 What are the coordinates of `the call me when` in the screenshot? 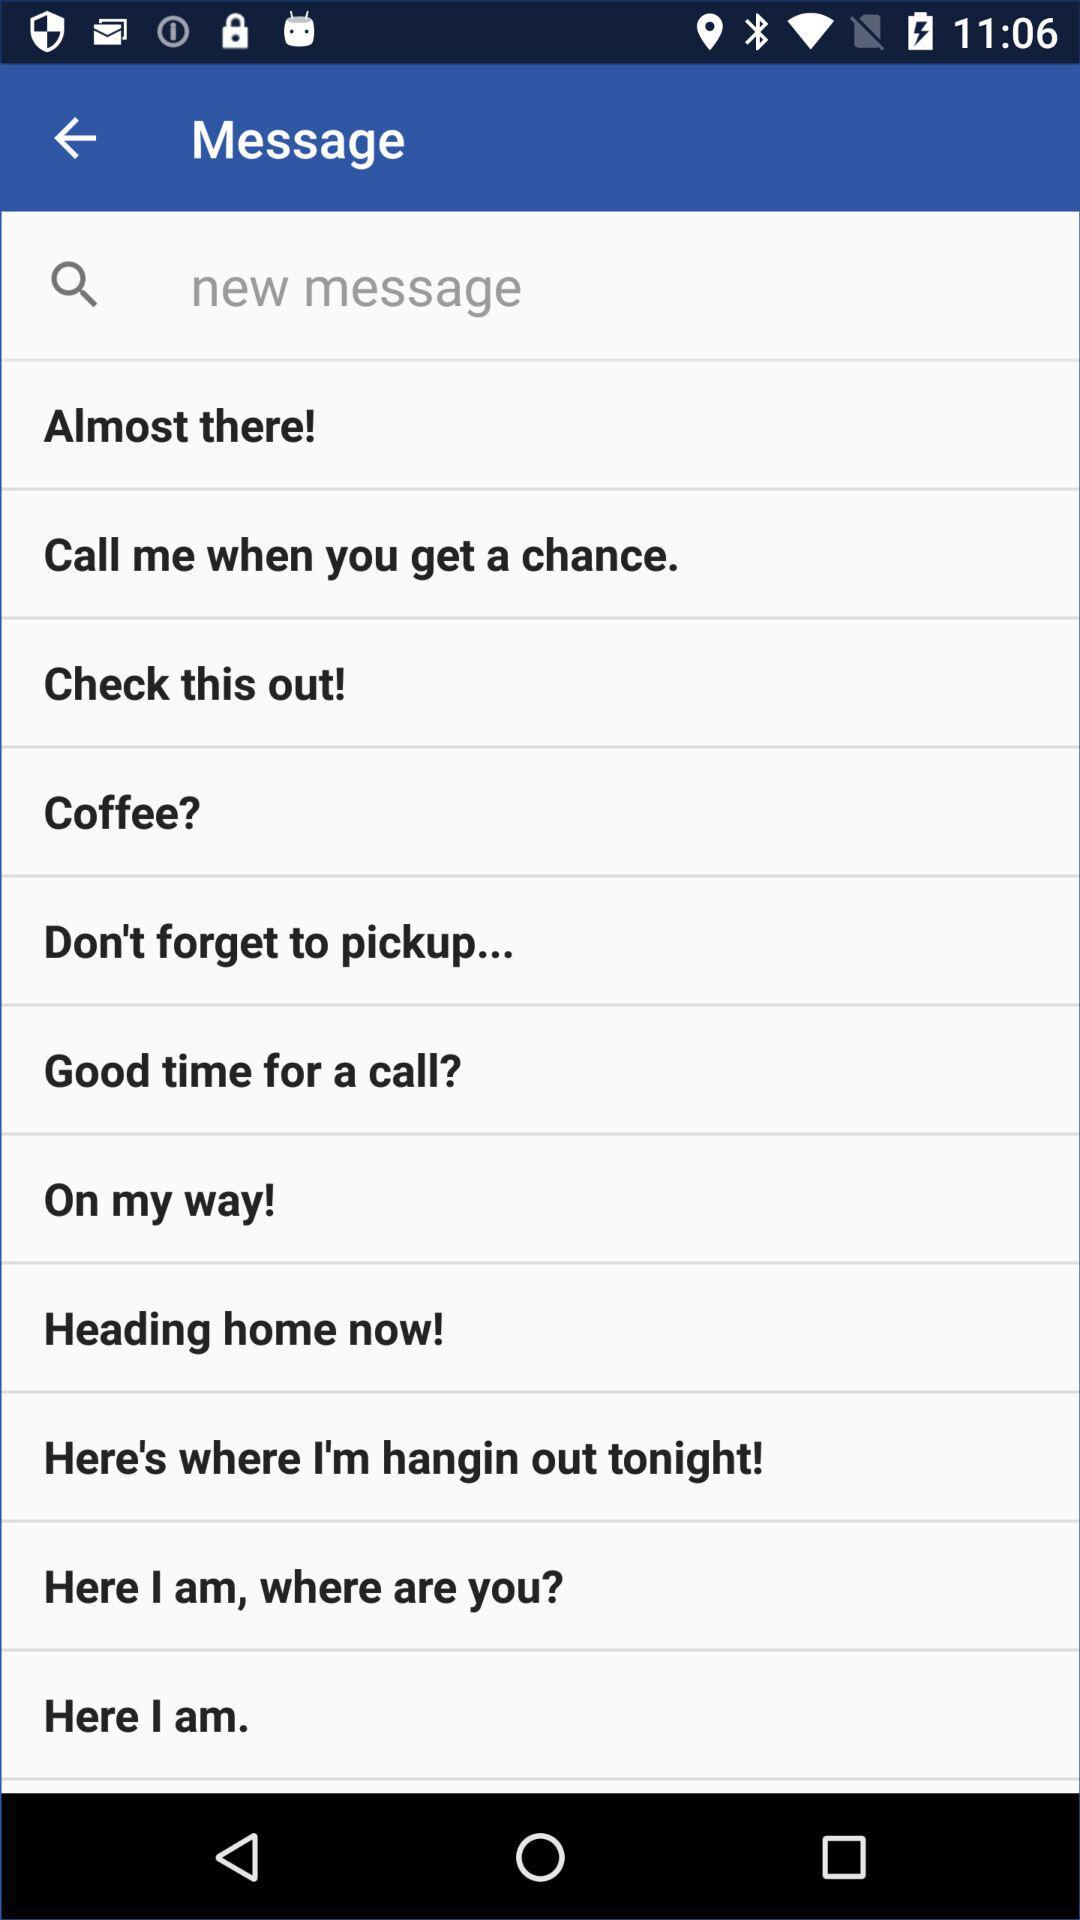 It's located at (540, 553).